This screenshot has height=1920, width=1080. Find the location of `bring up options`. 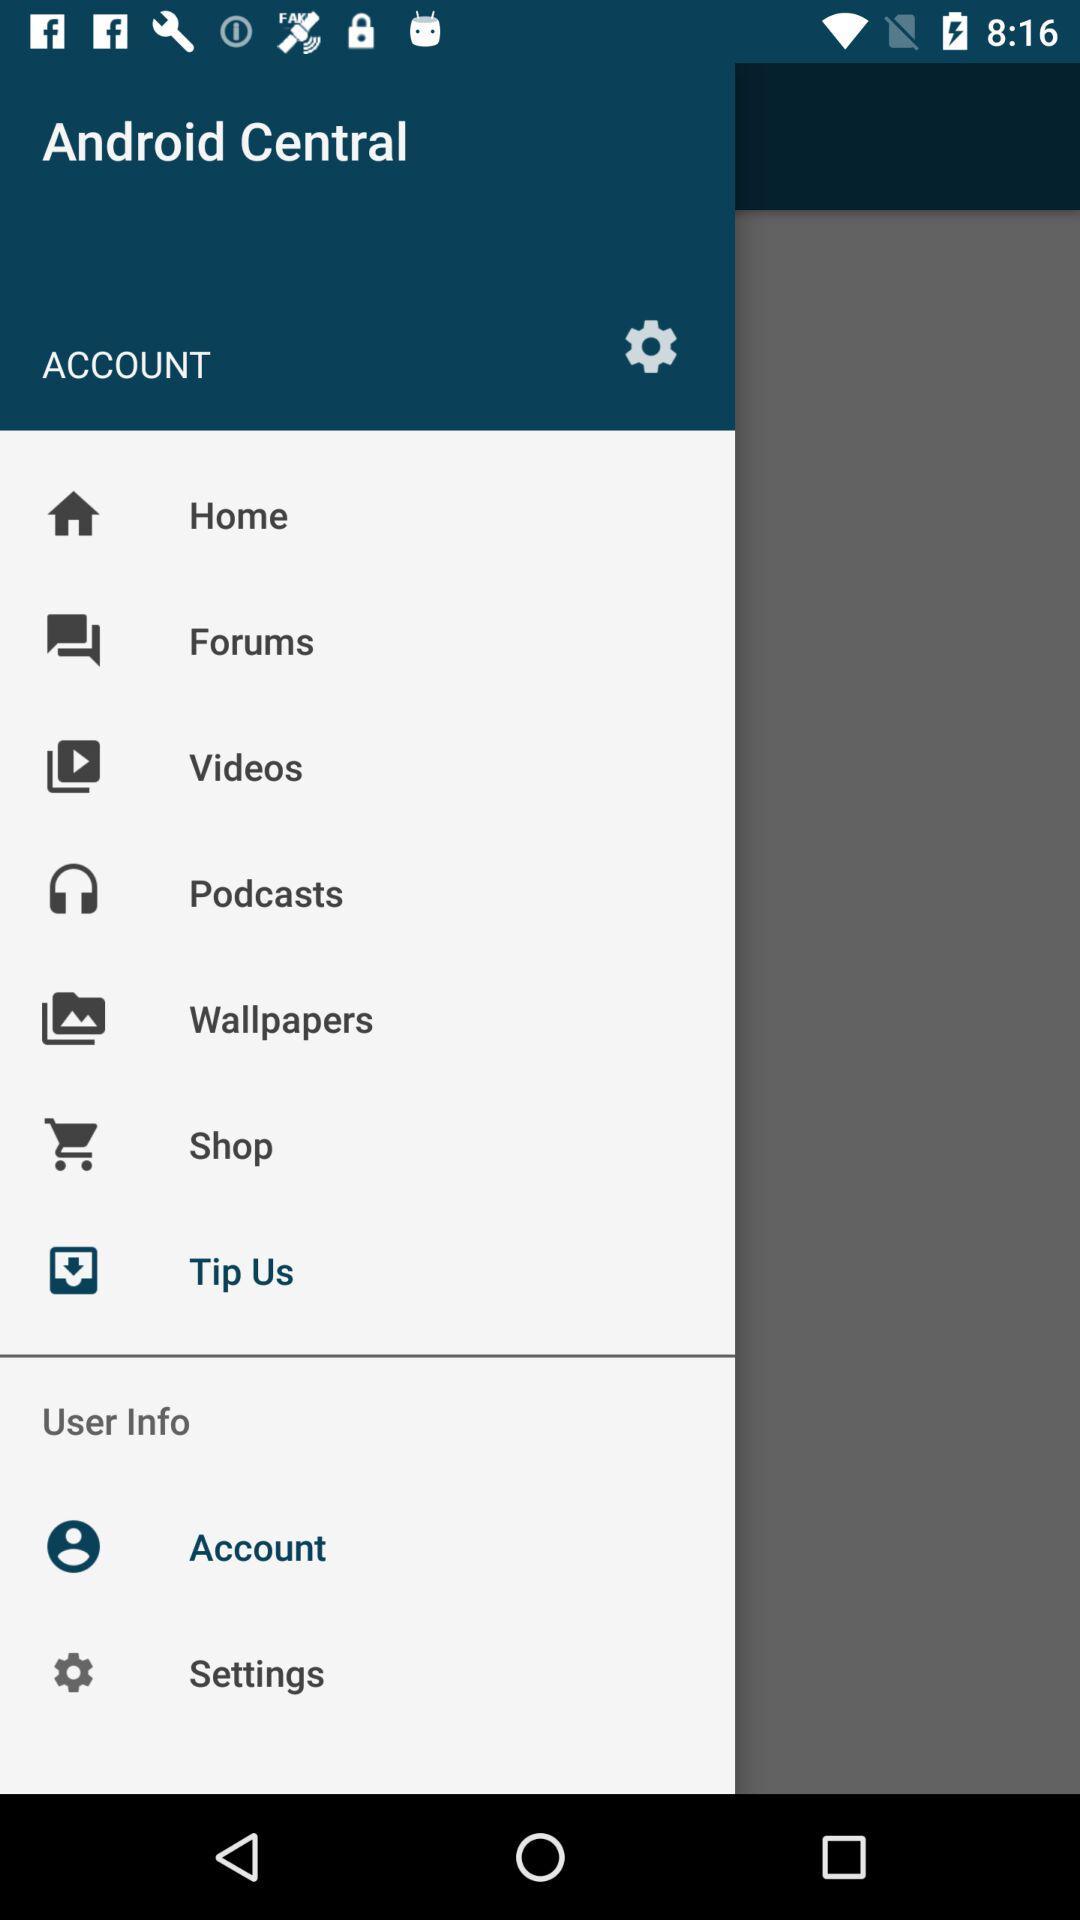

bring up options is located at coordinates (651, 346).